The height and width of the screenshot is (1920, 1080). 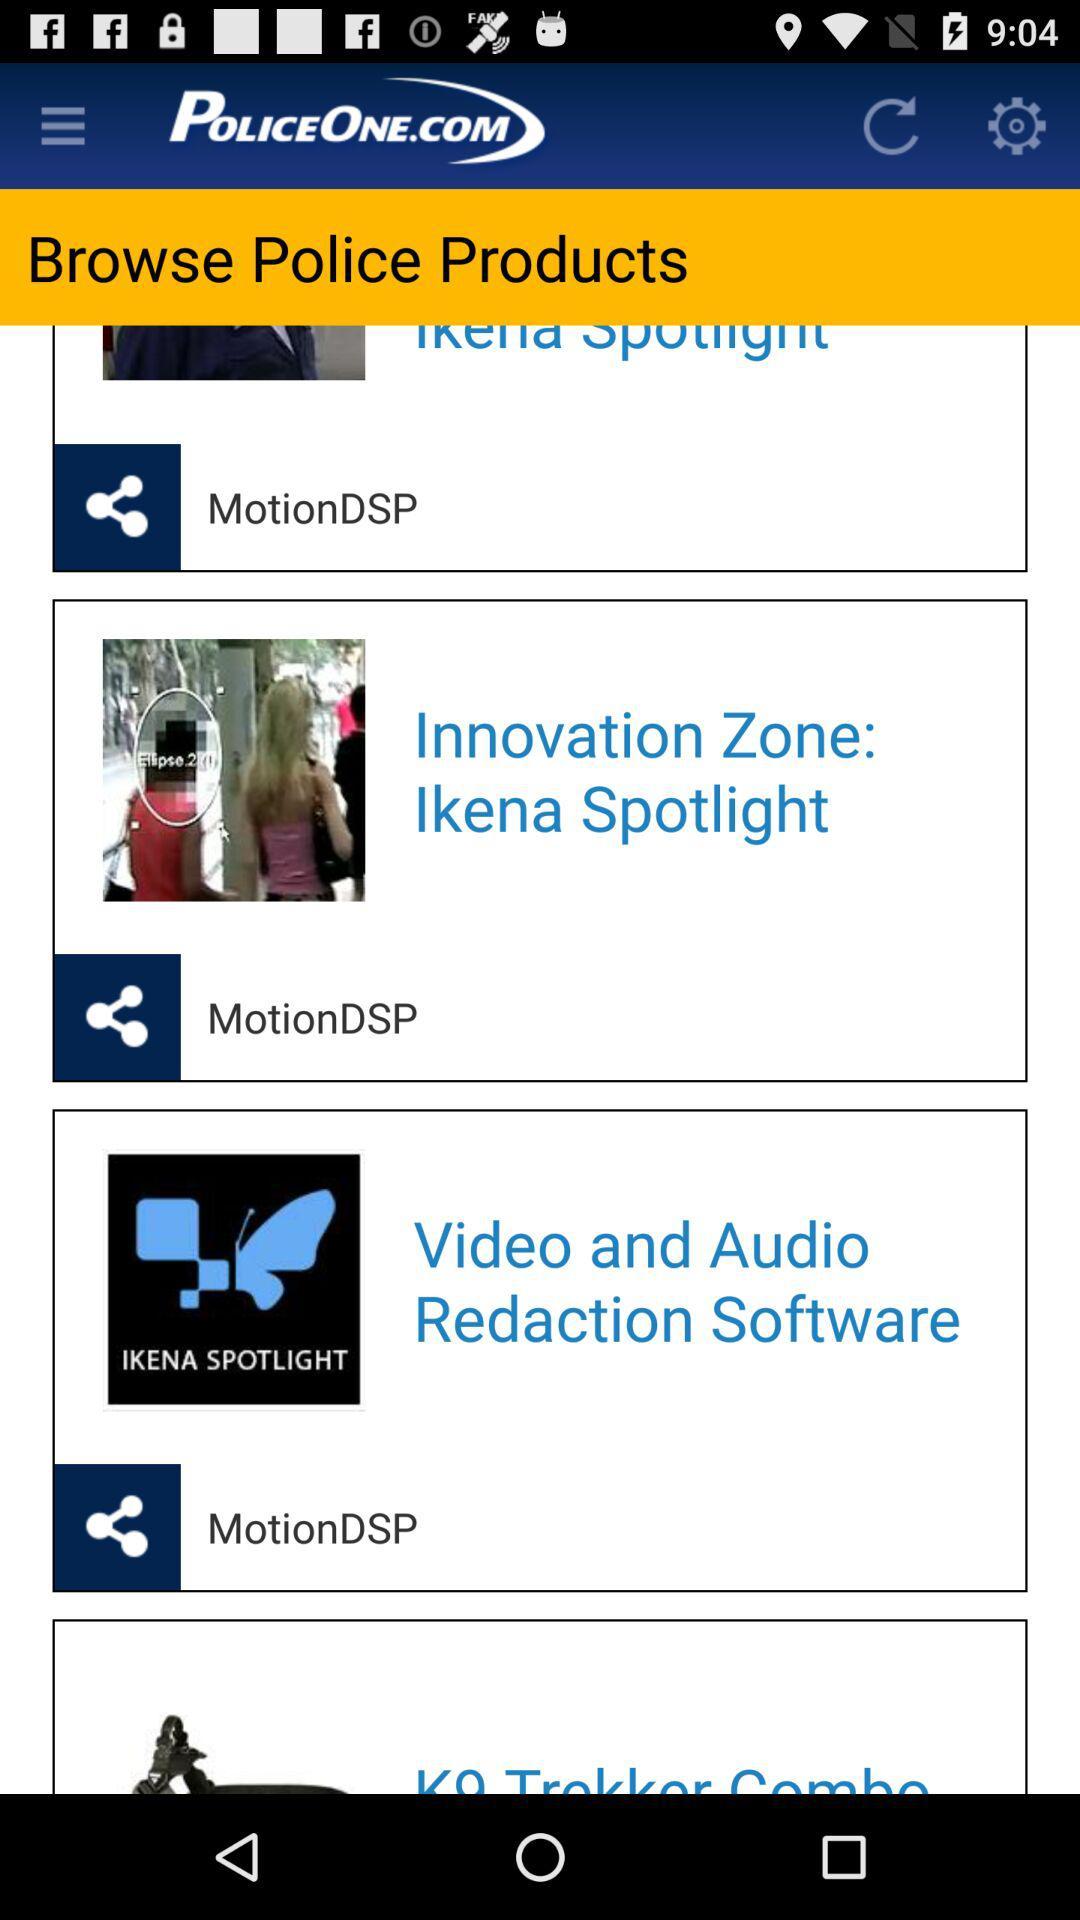 I want to click on video and audio app, so click(x=692, y=1280).